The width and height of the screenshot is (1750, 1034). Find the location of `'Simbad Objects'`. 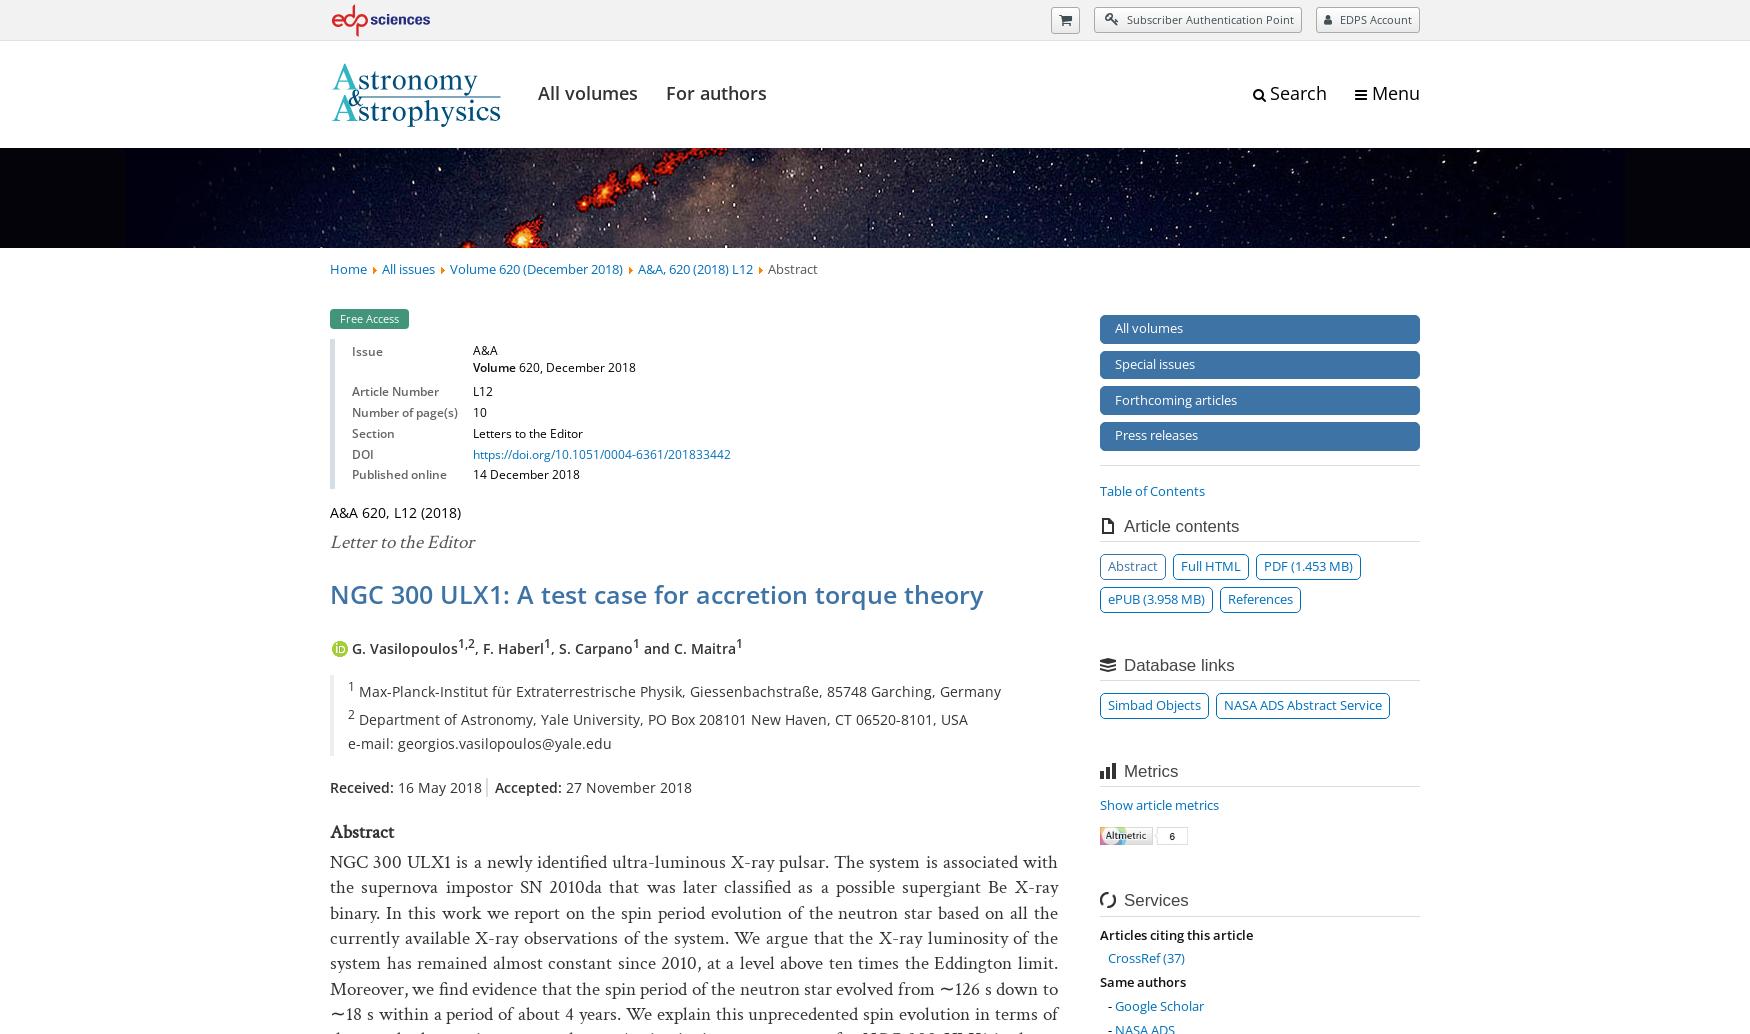

'Simbad Objects' is located at coordinates (1153, 704).